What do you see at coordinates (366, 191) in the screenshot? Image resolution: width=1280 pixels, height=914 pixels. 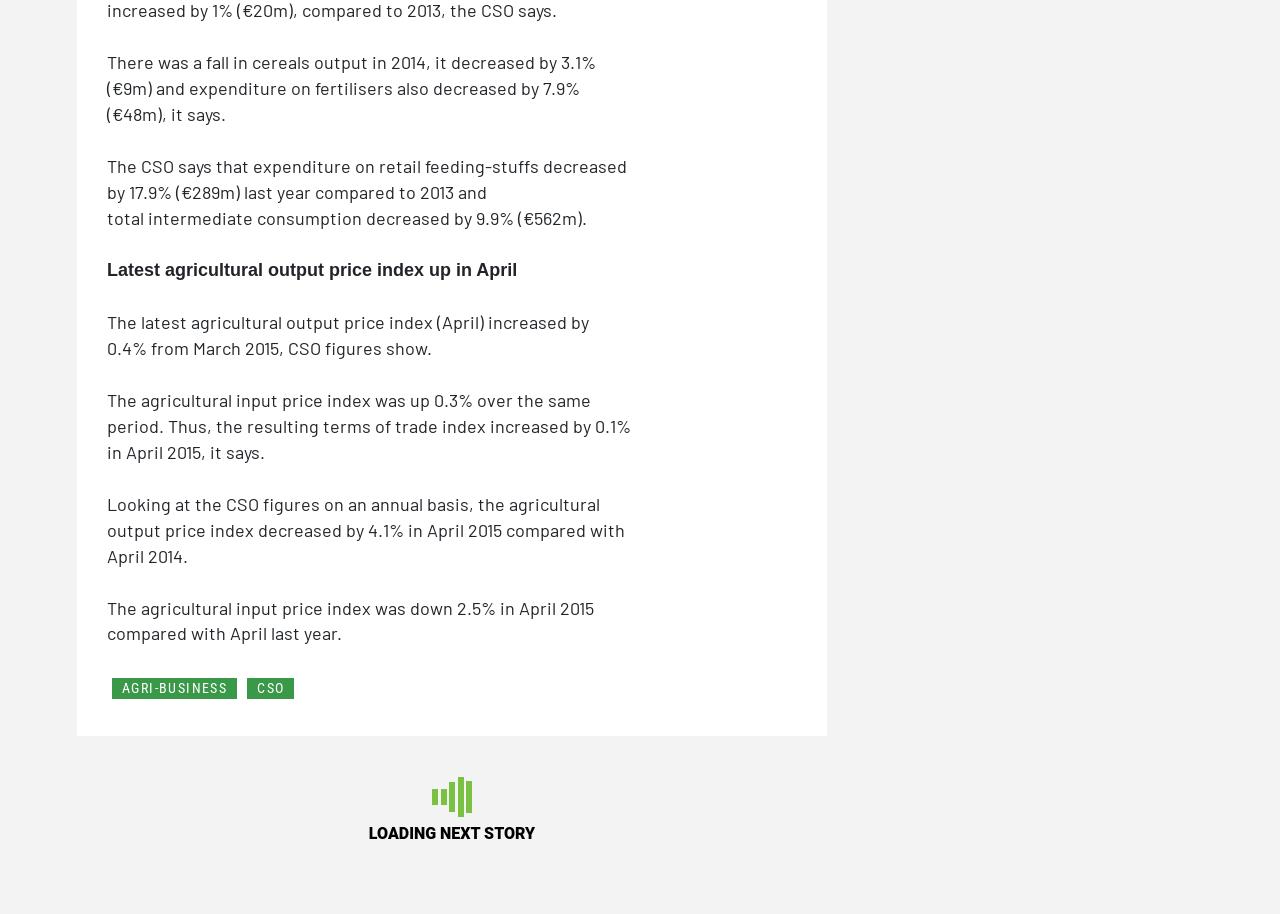 I see `'The CSO says that expenditure on retail feeding-stuffs decreased by 17.9% (€289m) last year compared to 2013 and total intermediate consumption decreased by 9.9% (€562m).'` at bounding box center [366, 191].